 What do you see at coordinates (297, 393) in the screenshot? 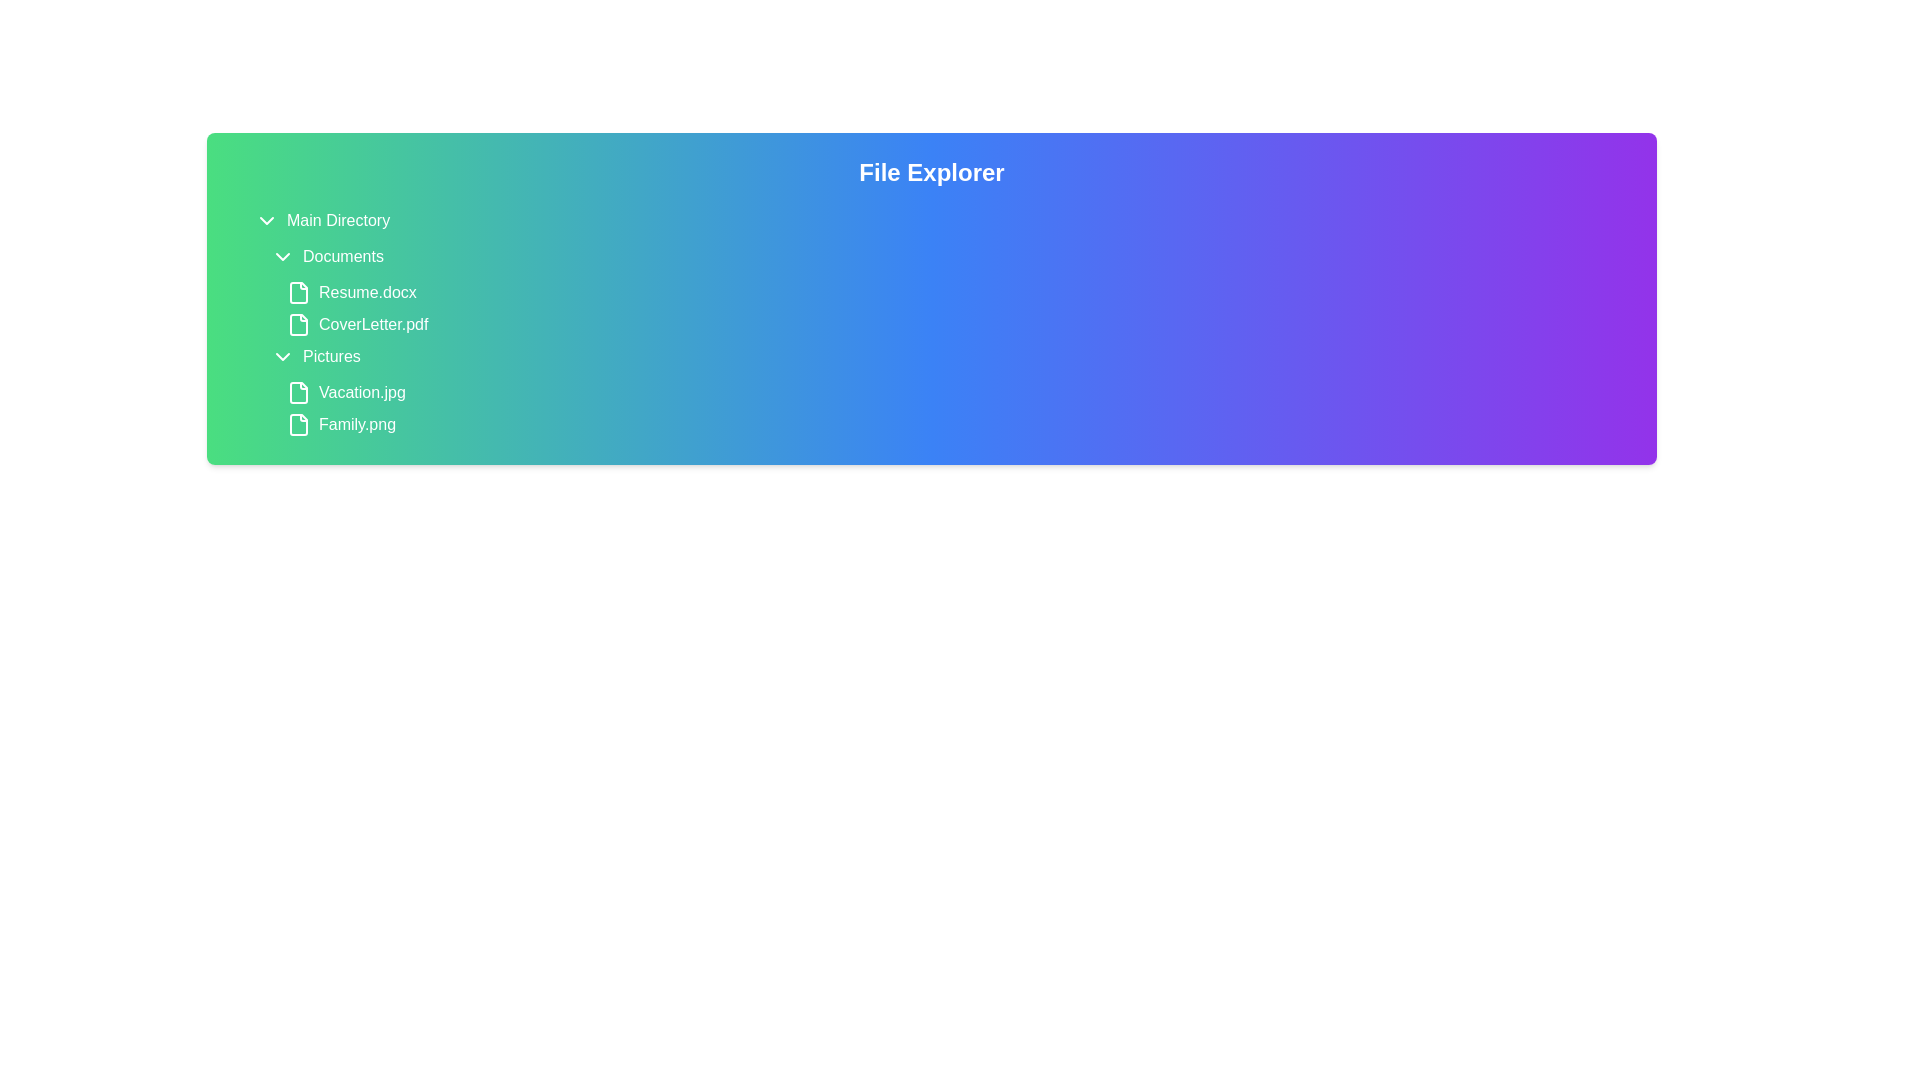
I see `the file icon representing 'Vacation.jpg' in the 'Pictures' subsection of the file explorer` at bounding box center [297, 393].